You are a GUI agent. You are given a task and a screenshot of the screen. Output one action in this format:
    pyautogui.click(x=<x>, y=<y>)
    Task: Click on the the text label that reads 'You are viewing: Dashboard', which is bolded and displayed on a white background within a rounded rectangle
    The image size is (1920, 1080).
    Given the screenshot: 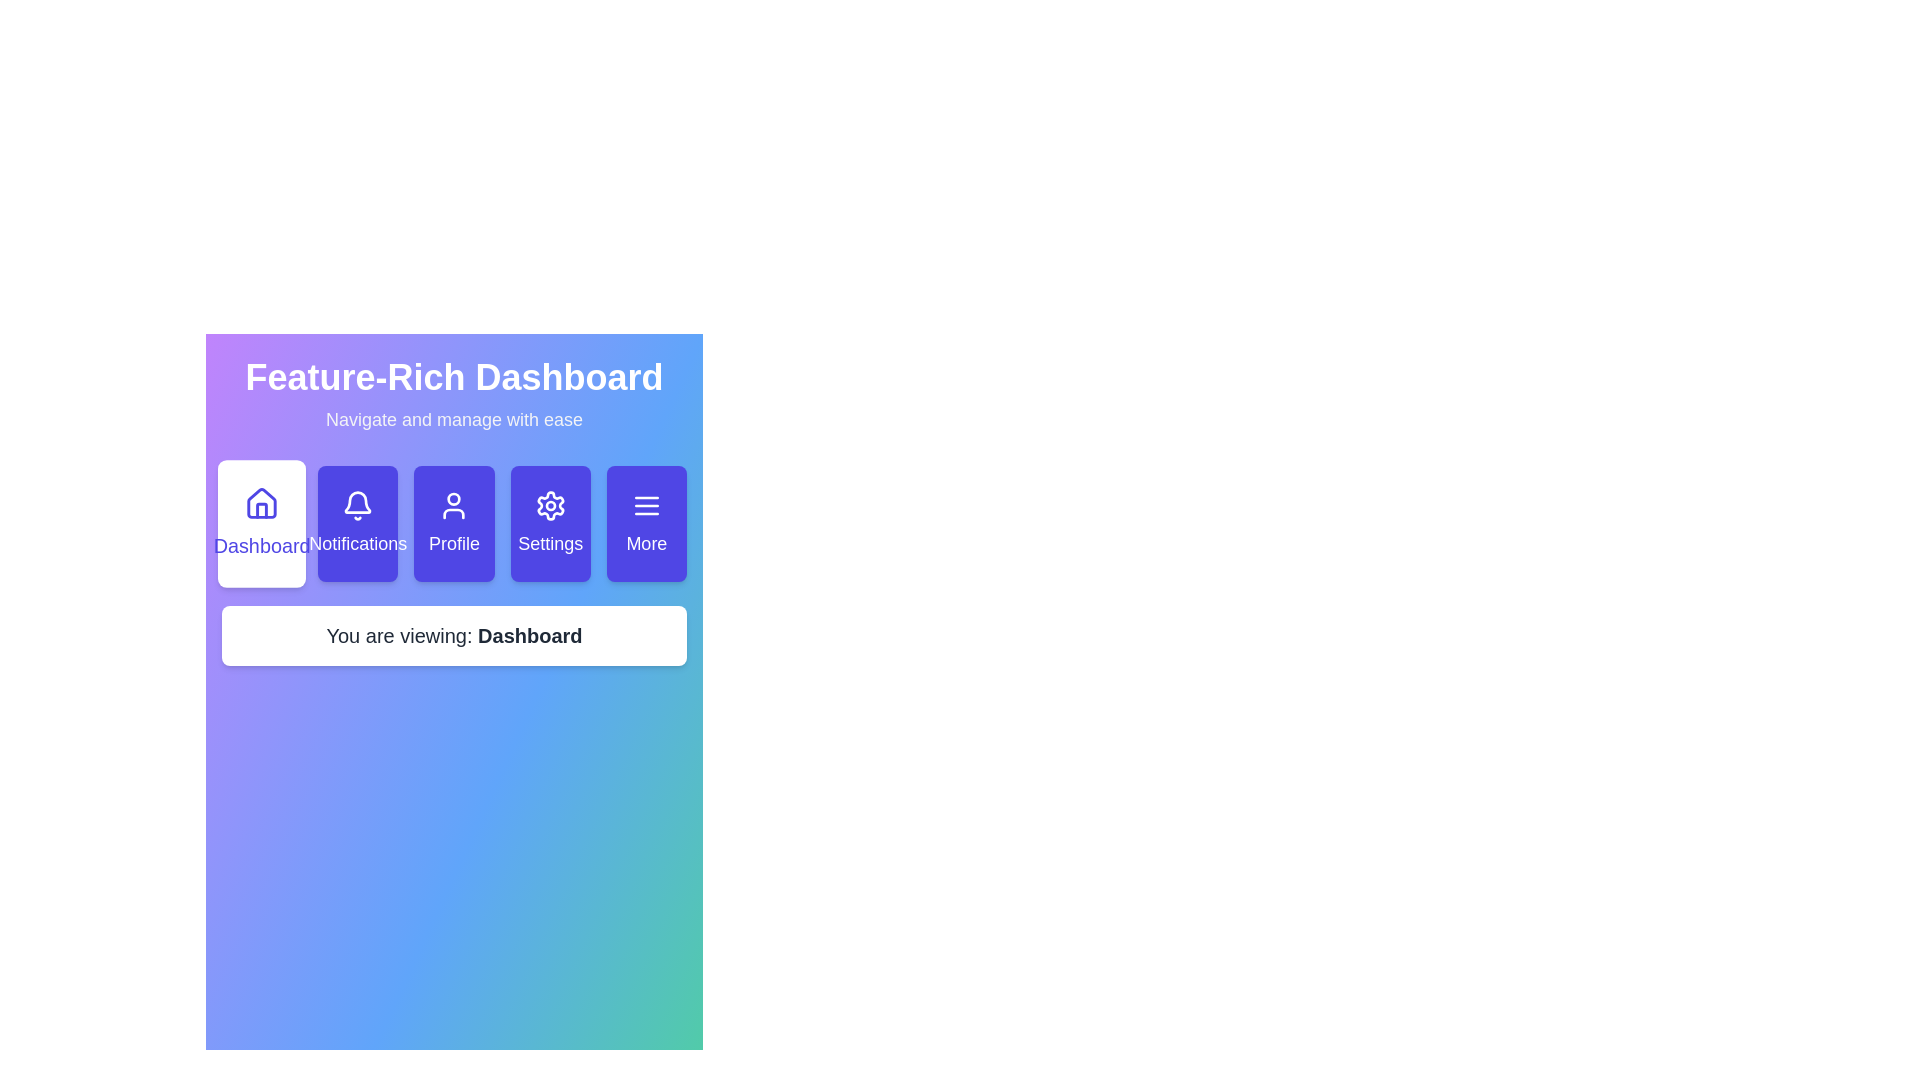 What is the action you would take?
    pyautogui.click(x=453, y=636)
    